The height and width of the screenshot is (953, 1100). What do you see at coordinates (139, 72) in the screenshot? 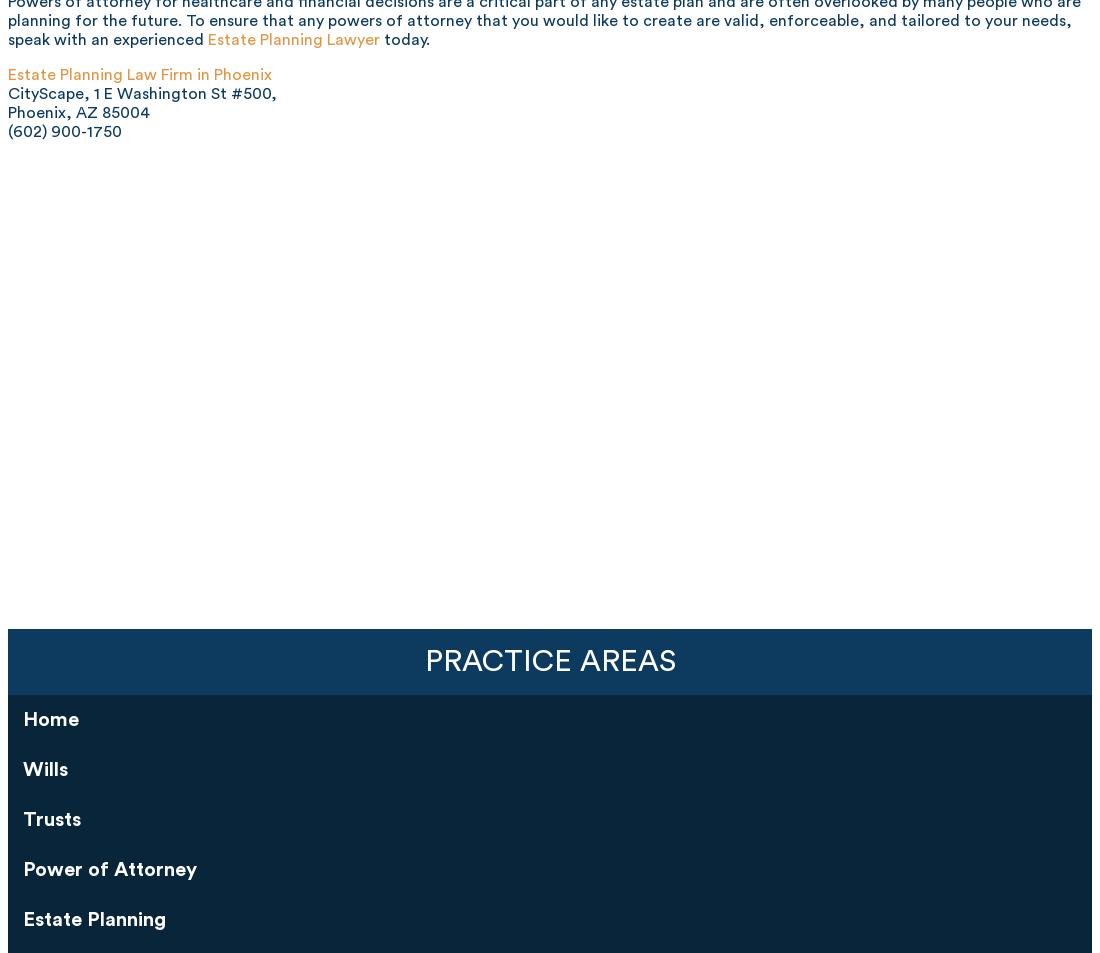
I see `'Estate Planning Law Firm in Phoenix'` at bounding box center [139, 72].